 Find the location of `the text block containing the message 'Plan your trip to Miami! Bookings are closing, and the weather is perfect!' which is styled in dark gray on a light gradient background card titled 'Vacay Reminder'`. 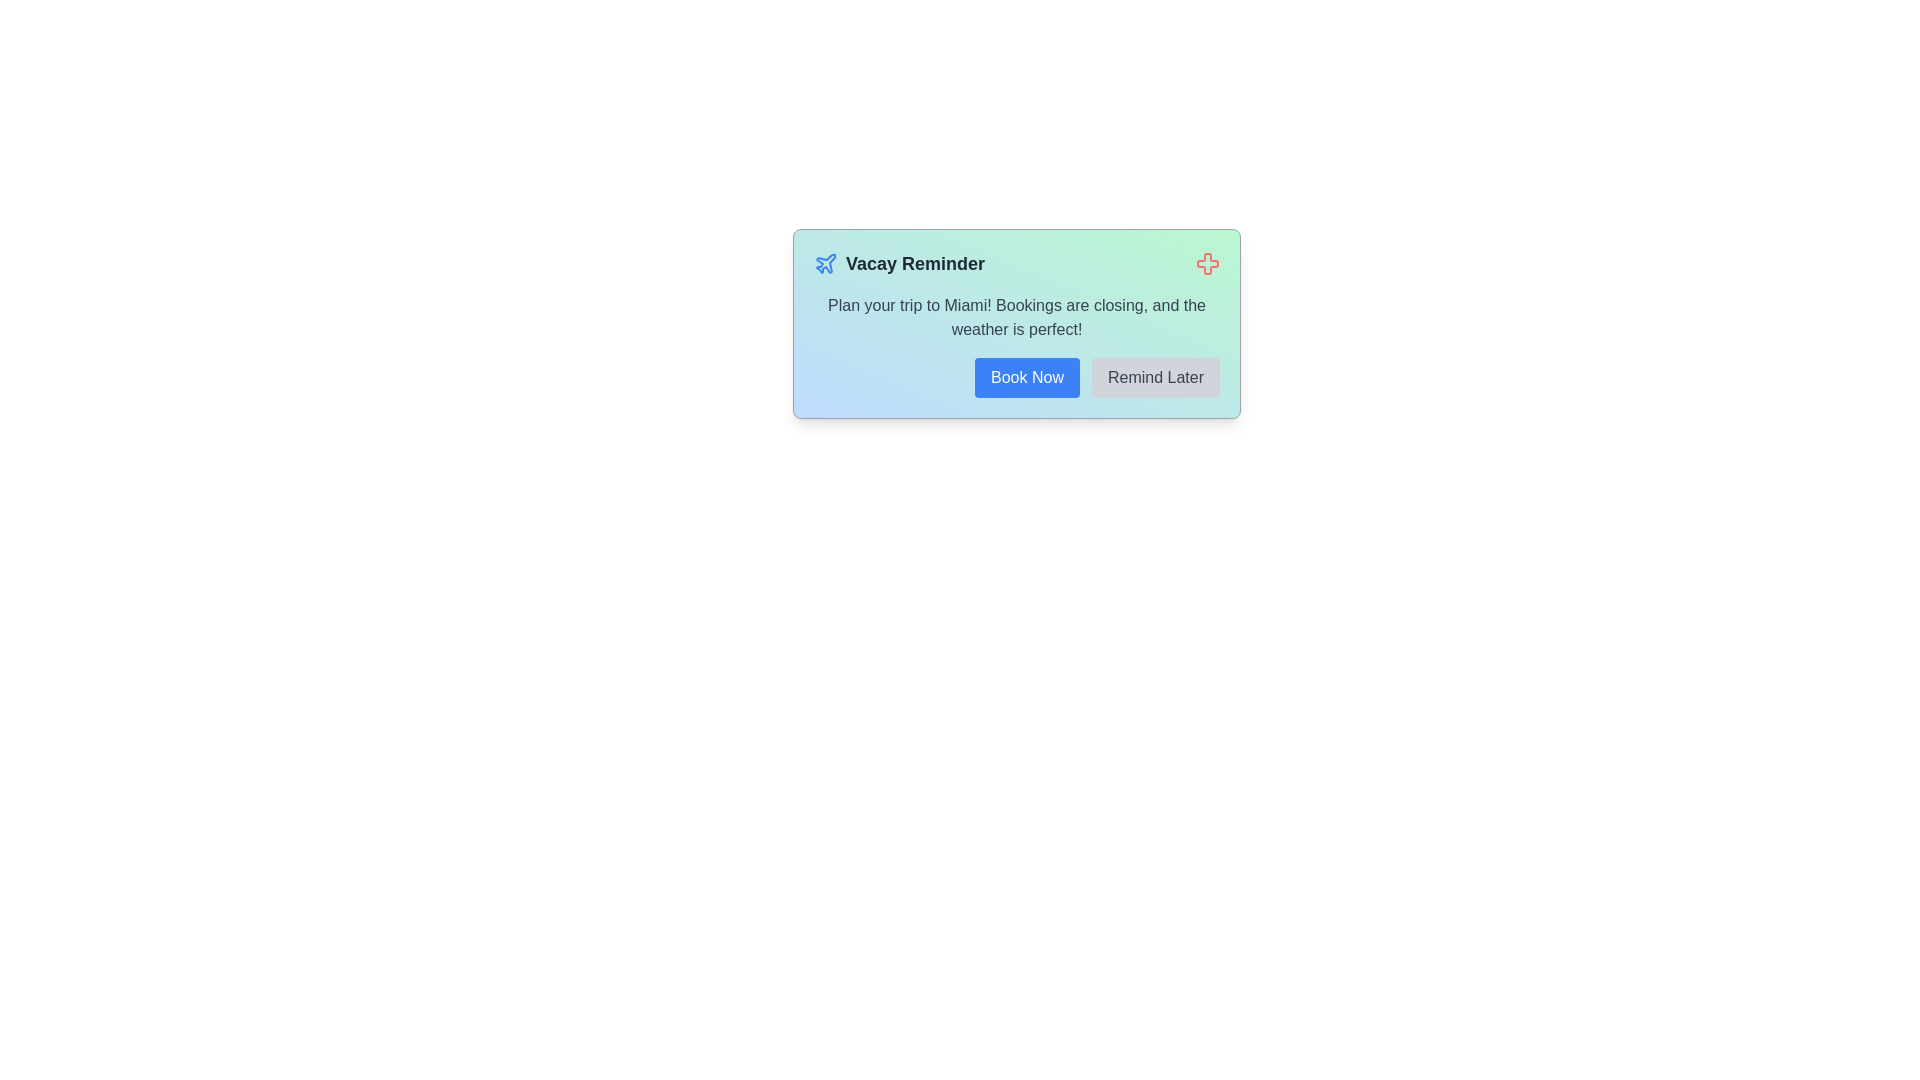

the text block containing the message 'Plan your trip to Miami! Bookings are closing, and the weather is perfect!' which is styled in dark gray on a light gradient background card titled 'Vacay Reminder' is located at coordinates (1017, 316).